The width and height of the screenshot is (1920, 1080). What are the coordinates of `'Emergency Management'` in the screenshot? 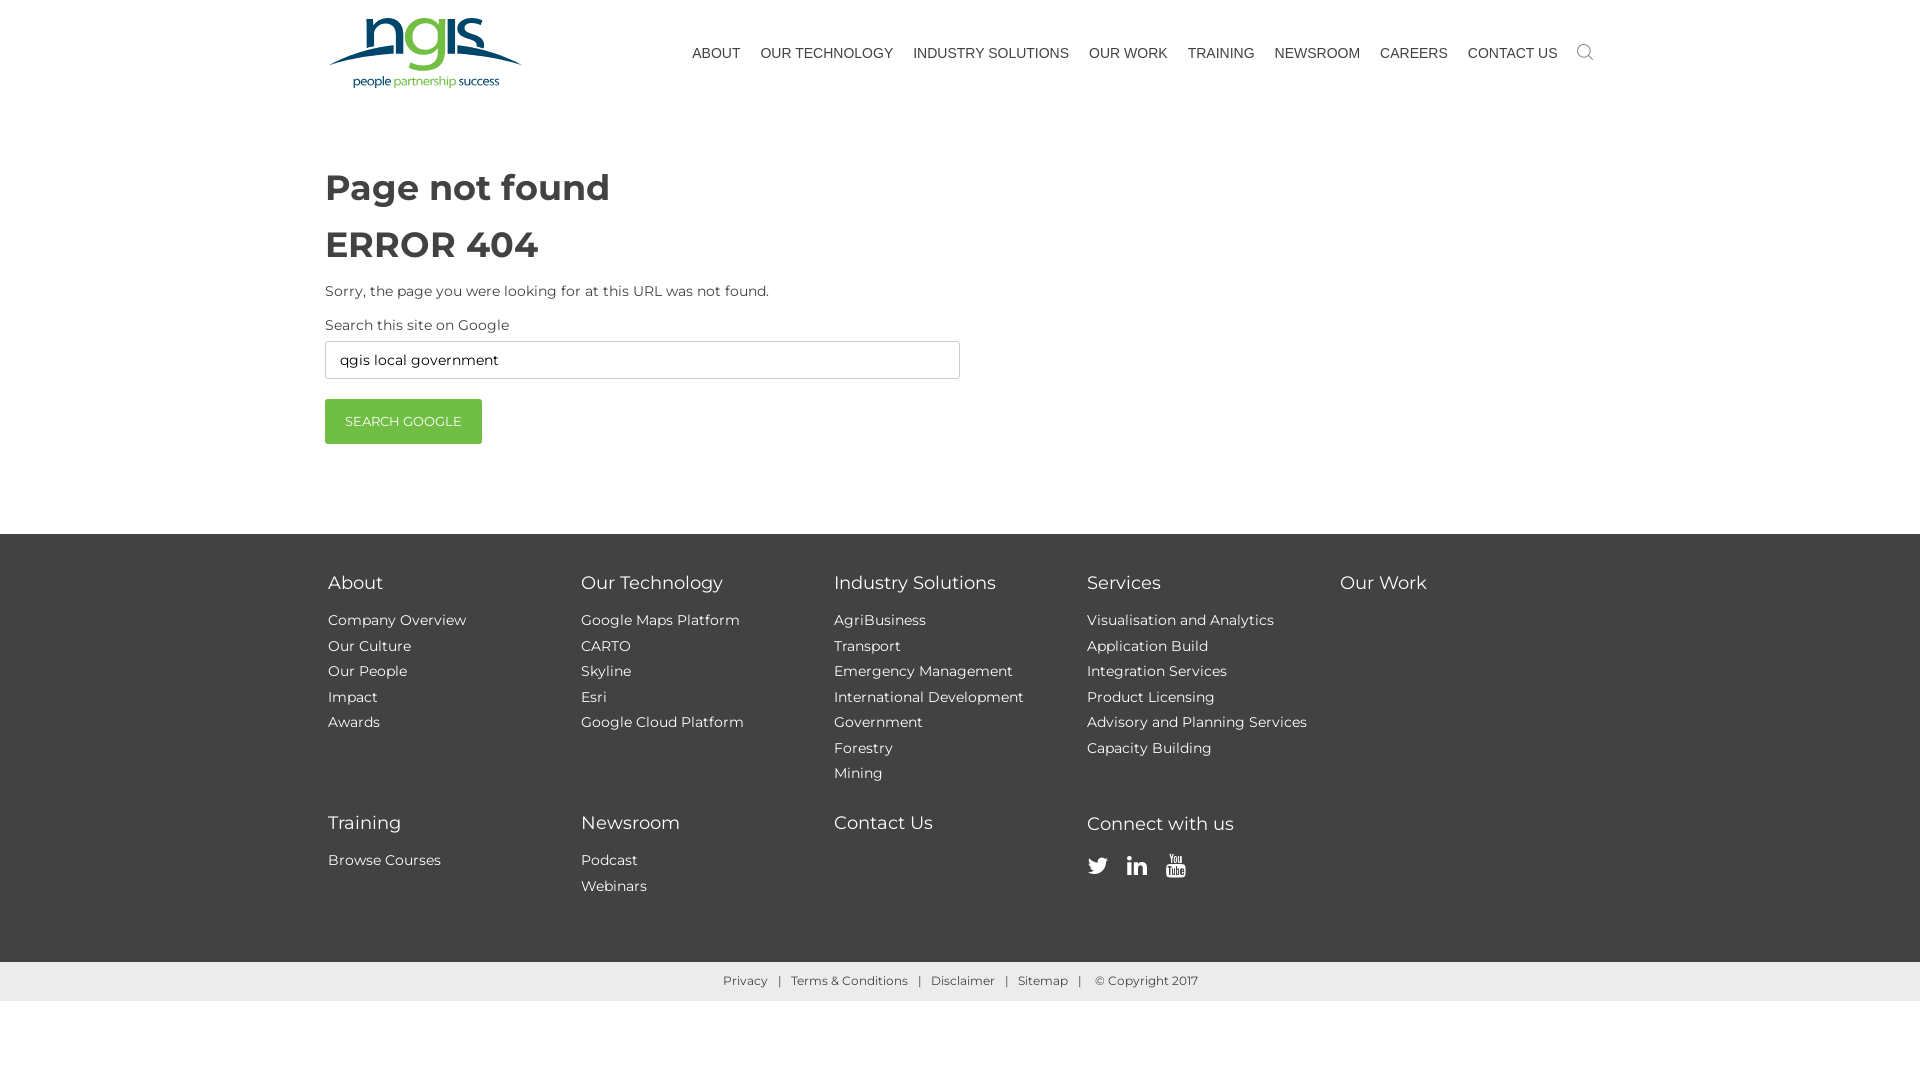 It's located at (922, 671).